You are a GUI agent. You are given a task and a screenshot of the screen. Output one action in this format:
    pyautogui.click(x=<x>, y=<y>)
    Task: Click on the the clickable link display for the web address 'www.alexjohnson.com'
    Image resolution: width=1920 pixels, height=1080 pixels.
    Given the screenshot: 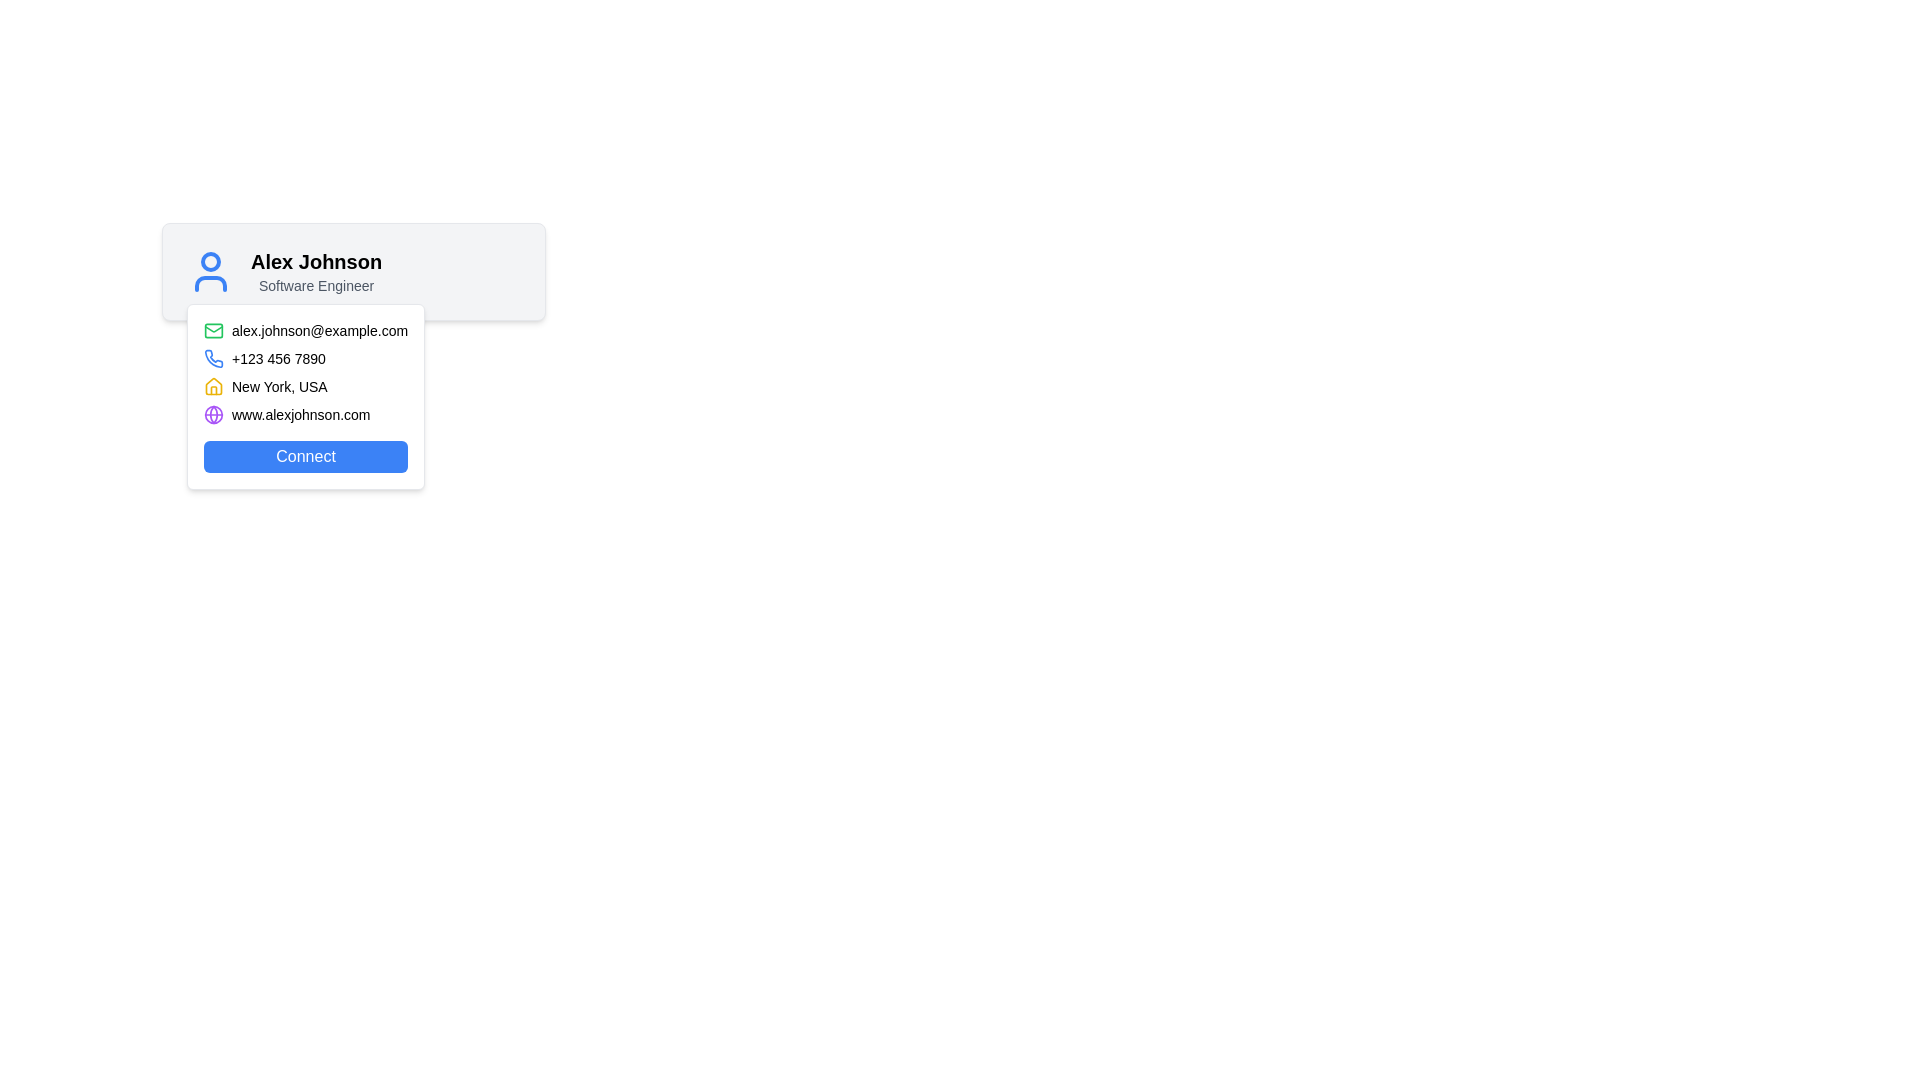 What is the action you would take?
    pyautogui.click(x=305, y=414)
    